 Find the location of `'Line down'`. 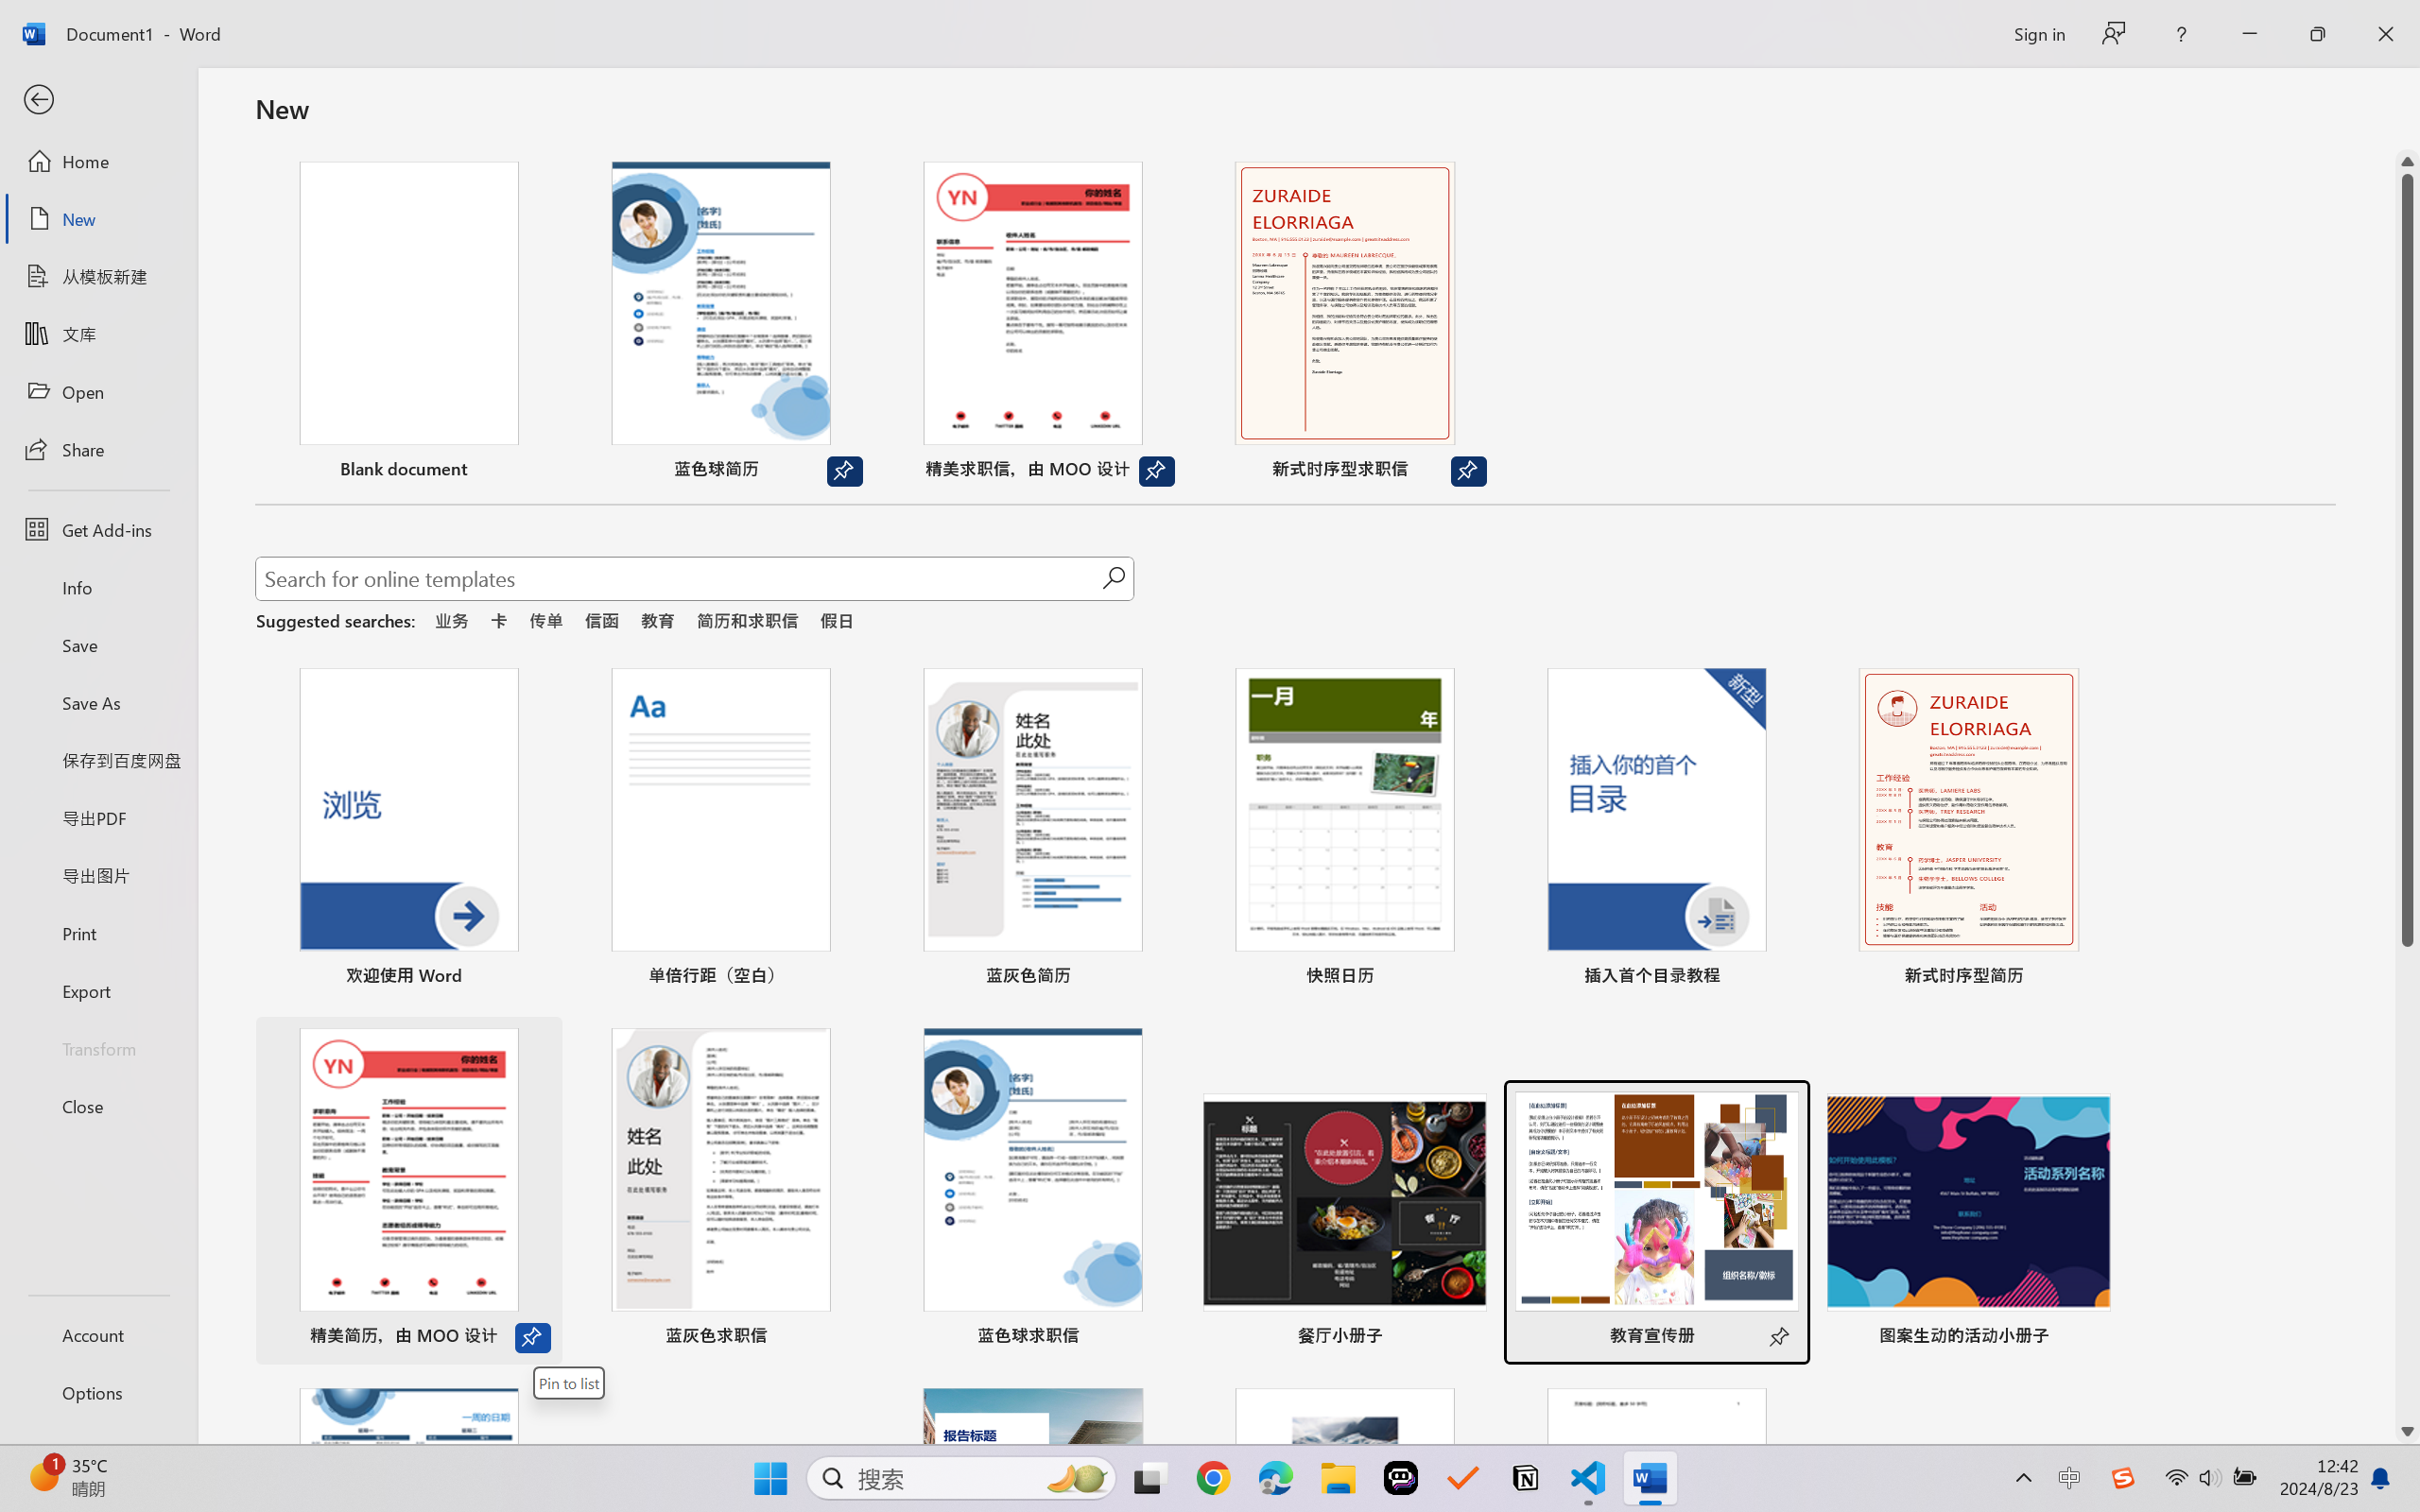

'Line down' is located at coordinates (2407, 1432).